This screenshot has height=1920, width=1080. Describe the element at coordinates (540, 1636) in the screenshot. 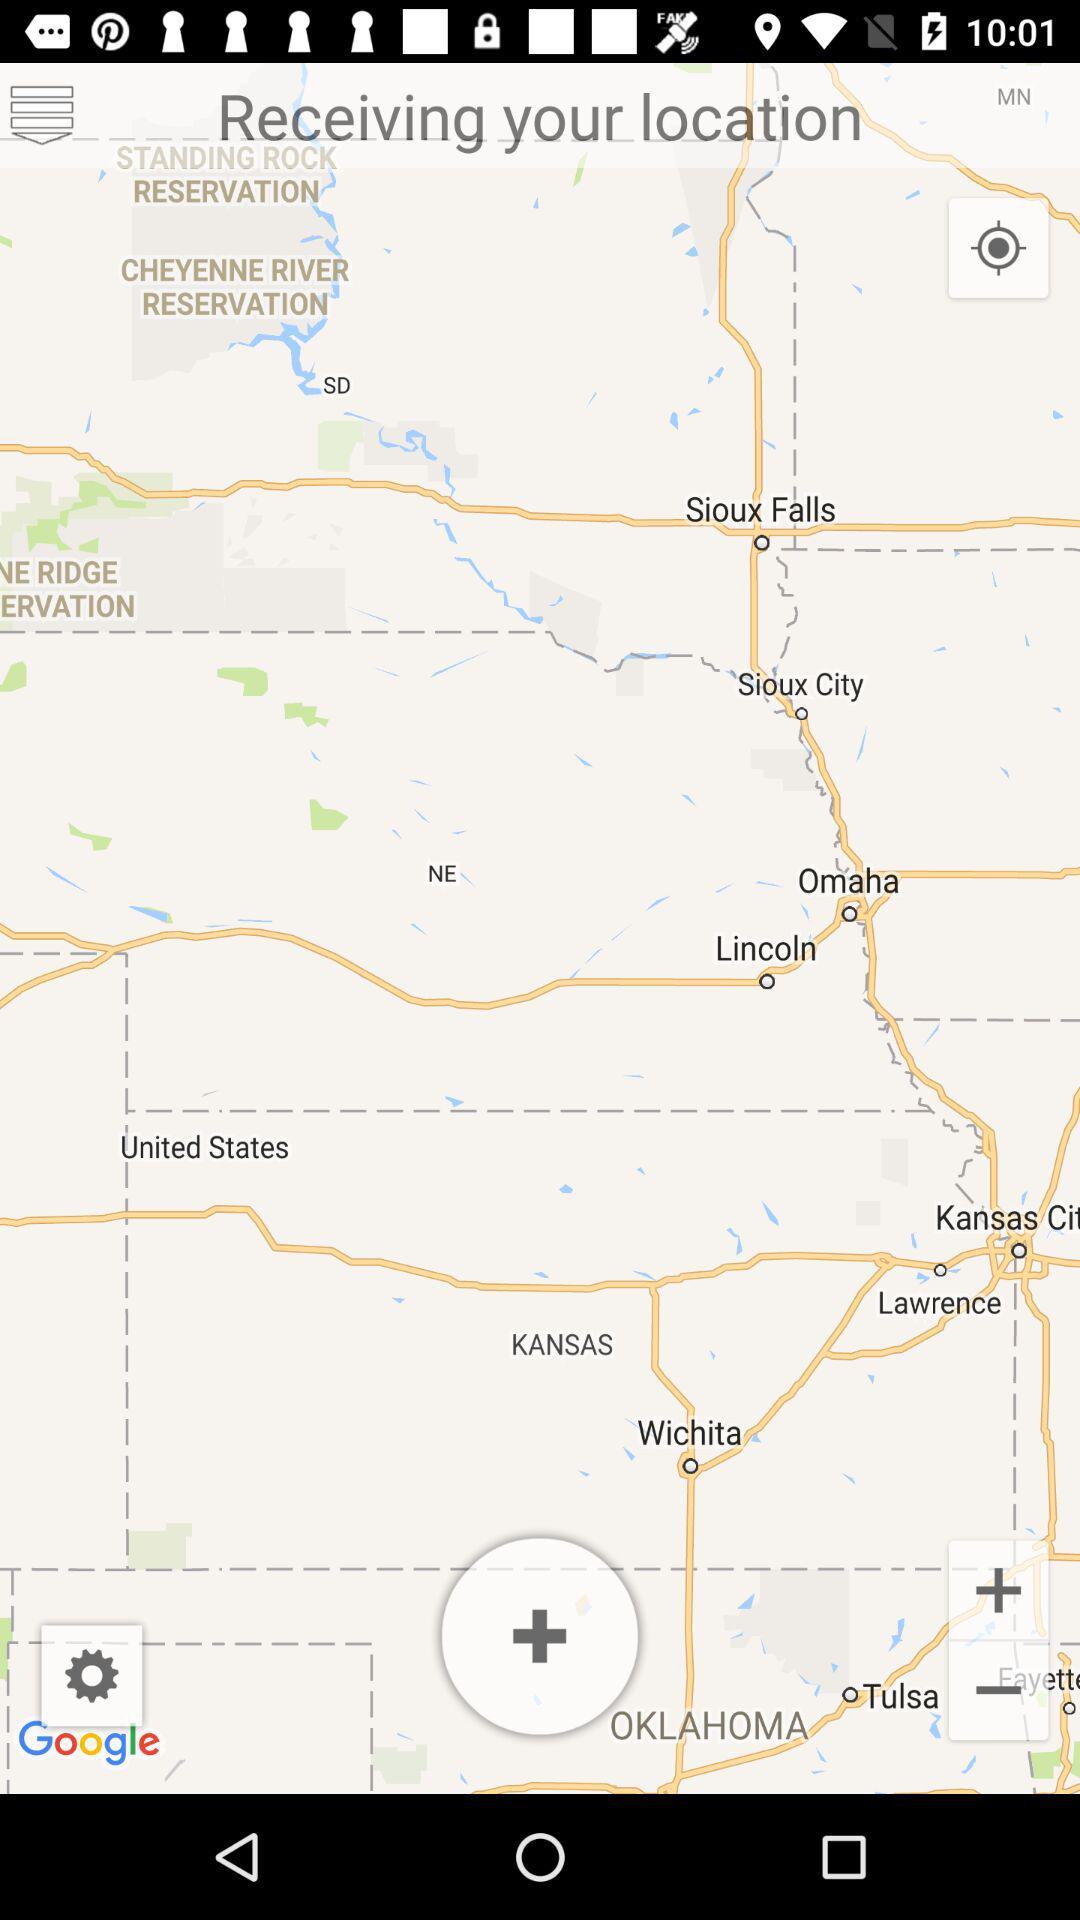

I see `app below the receiving your location` at that location.